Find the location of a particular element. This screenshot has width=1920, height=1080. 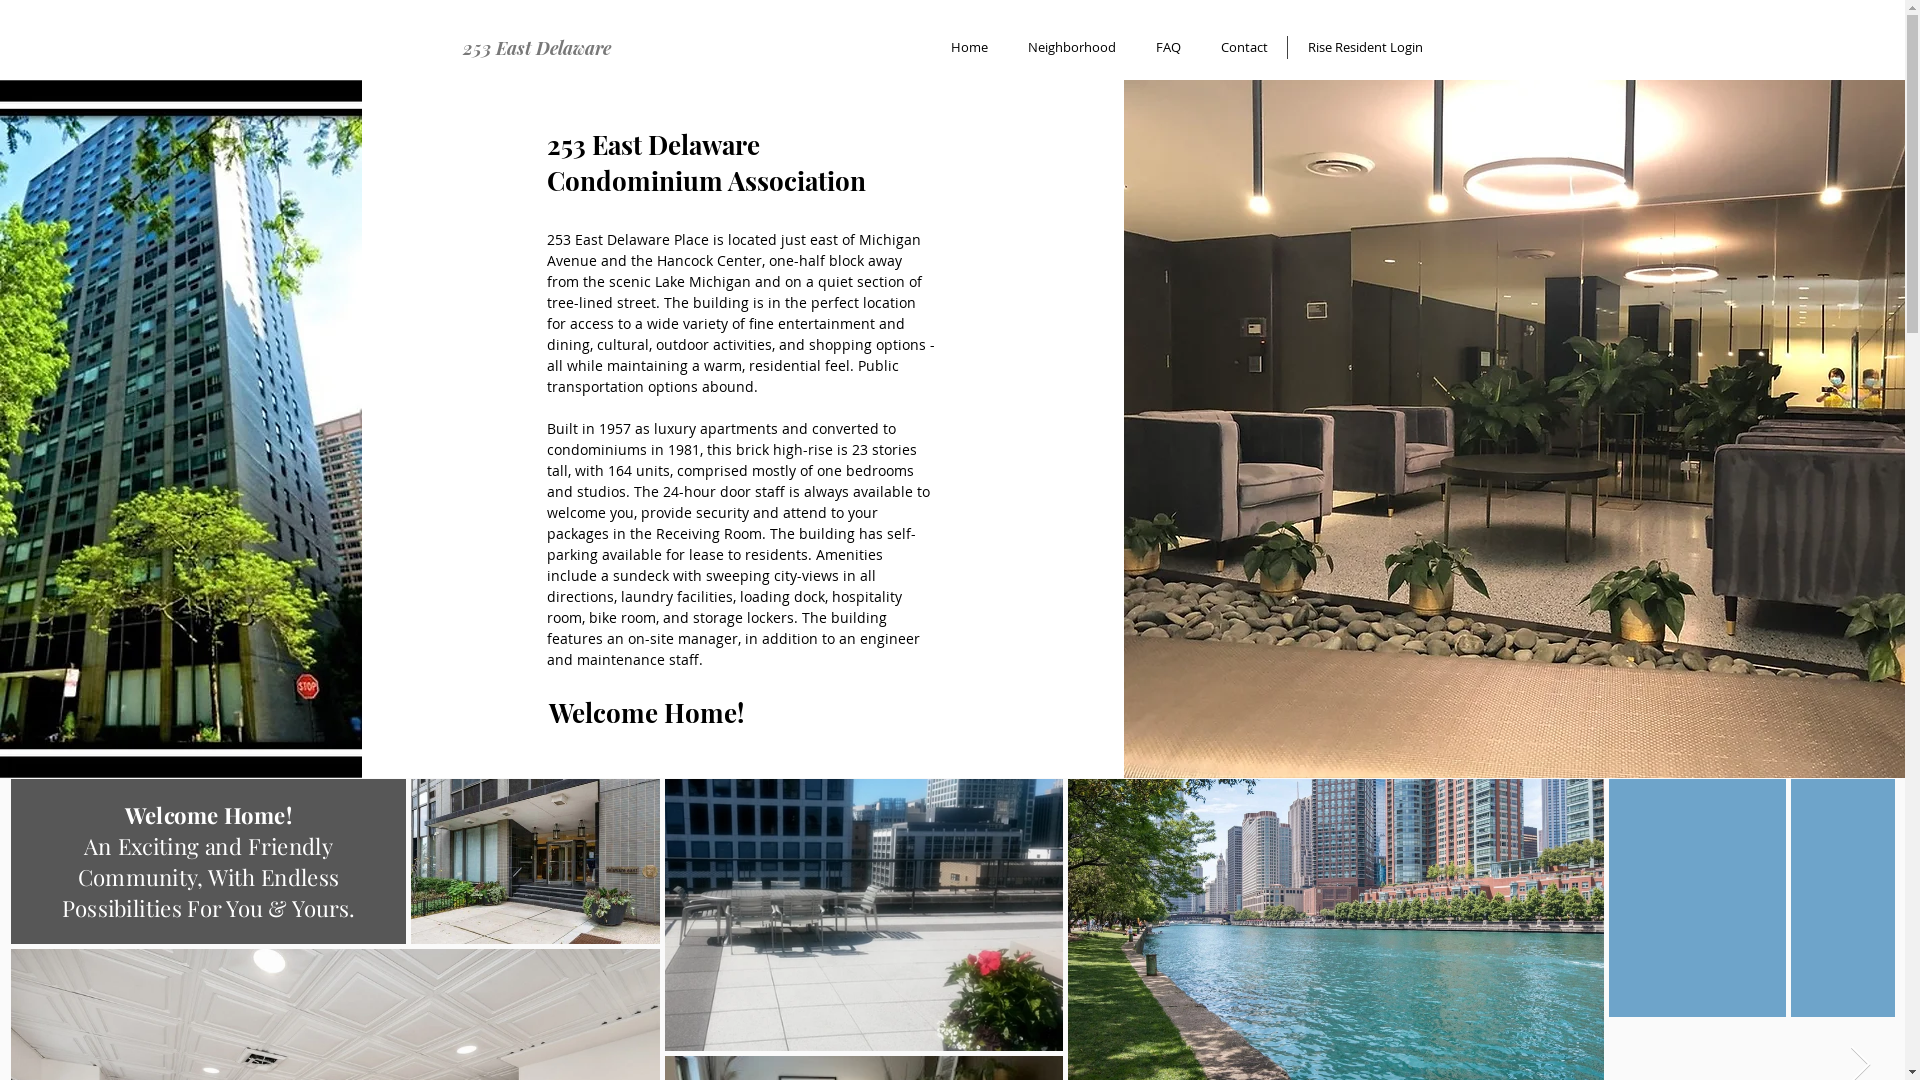

'Contact' is located at coordinates (1242, 46).